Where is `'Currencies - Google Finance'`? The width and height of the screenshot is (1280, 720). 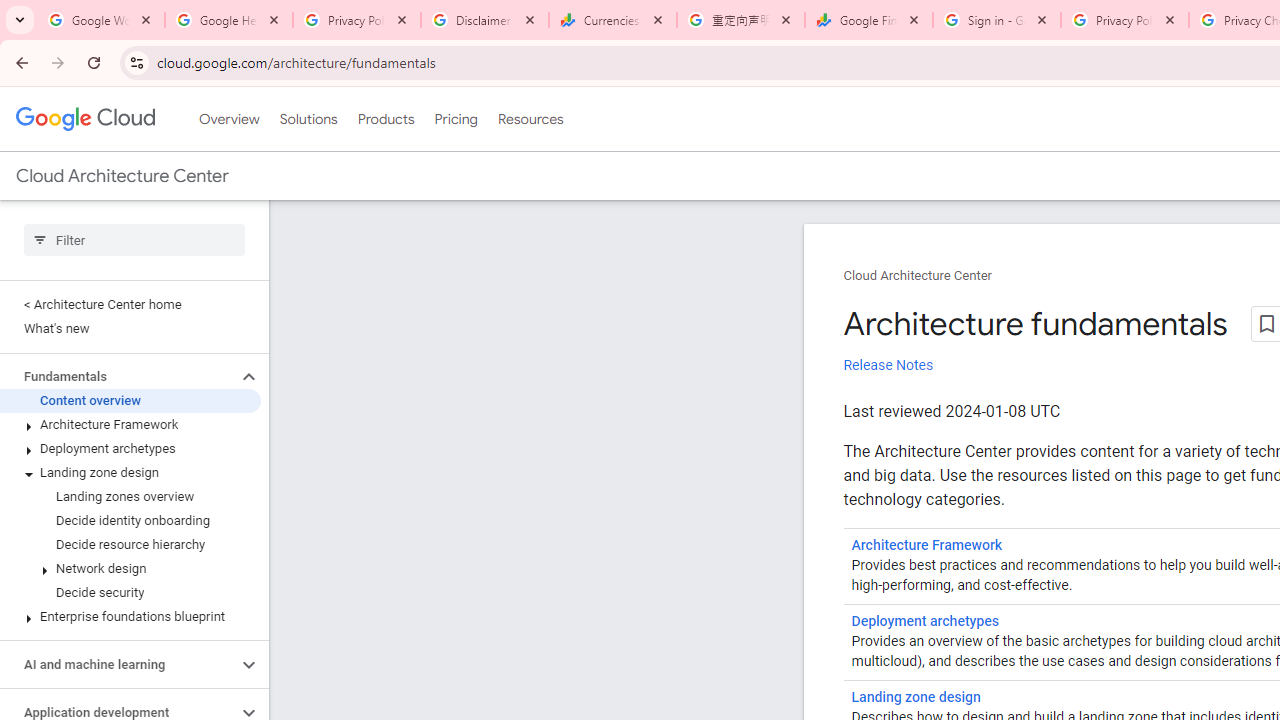
'Currencies - Google Finance' is located at coordinates (612, 20).